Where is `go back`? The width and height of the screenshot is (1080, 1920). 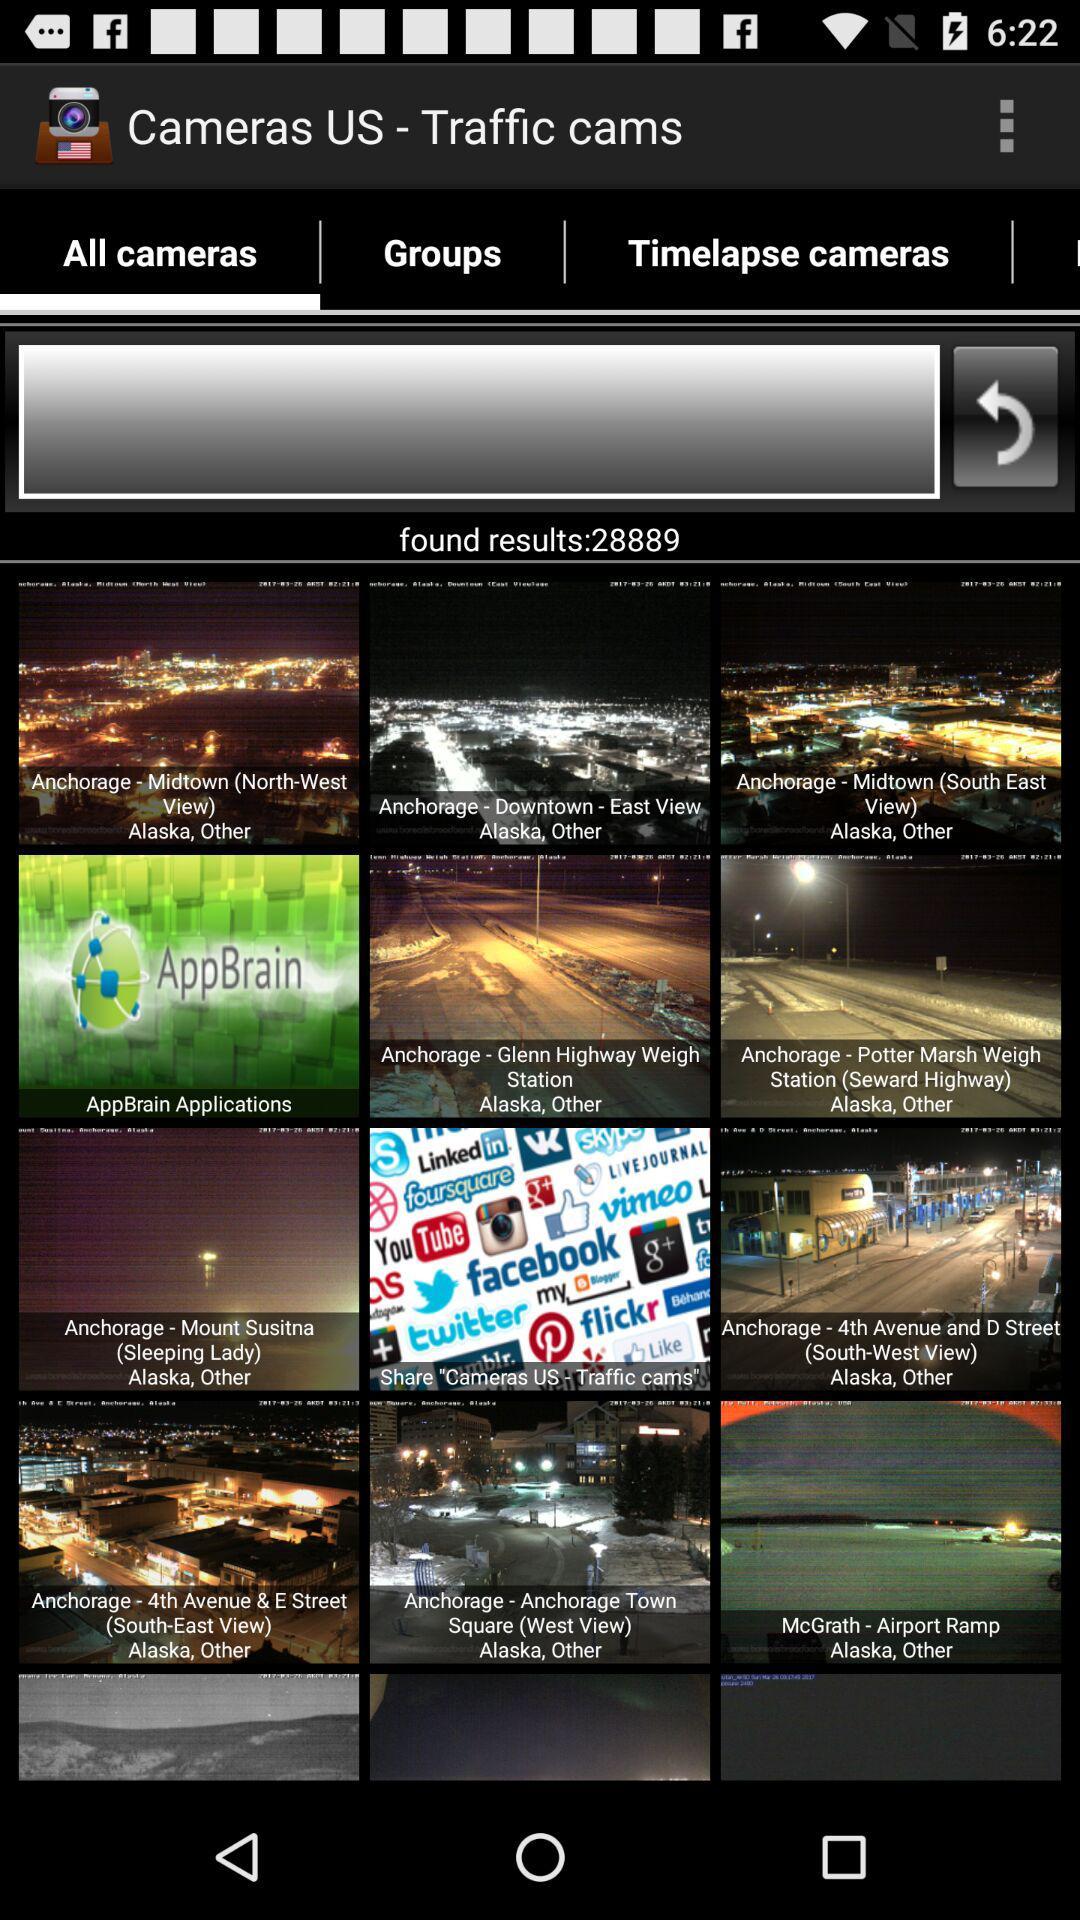 go back is located at coordinates (479, 420).